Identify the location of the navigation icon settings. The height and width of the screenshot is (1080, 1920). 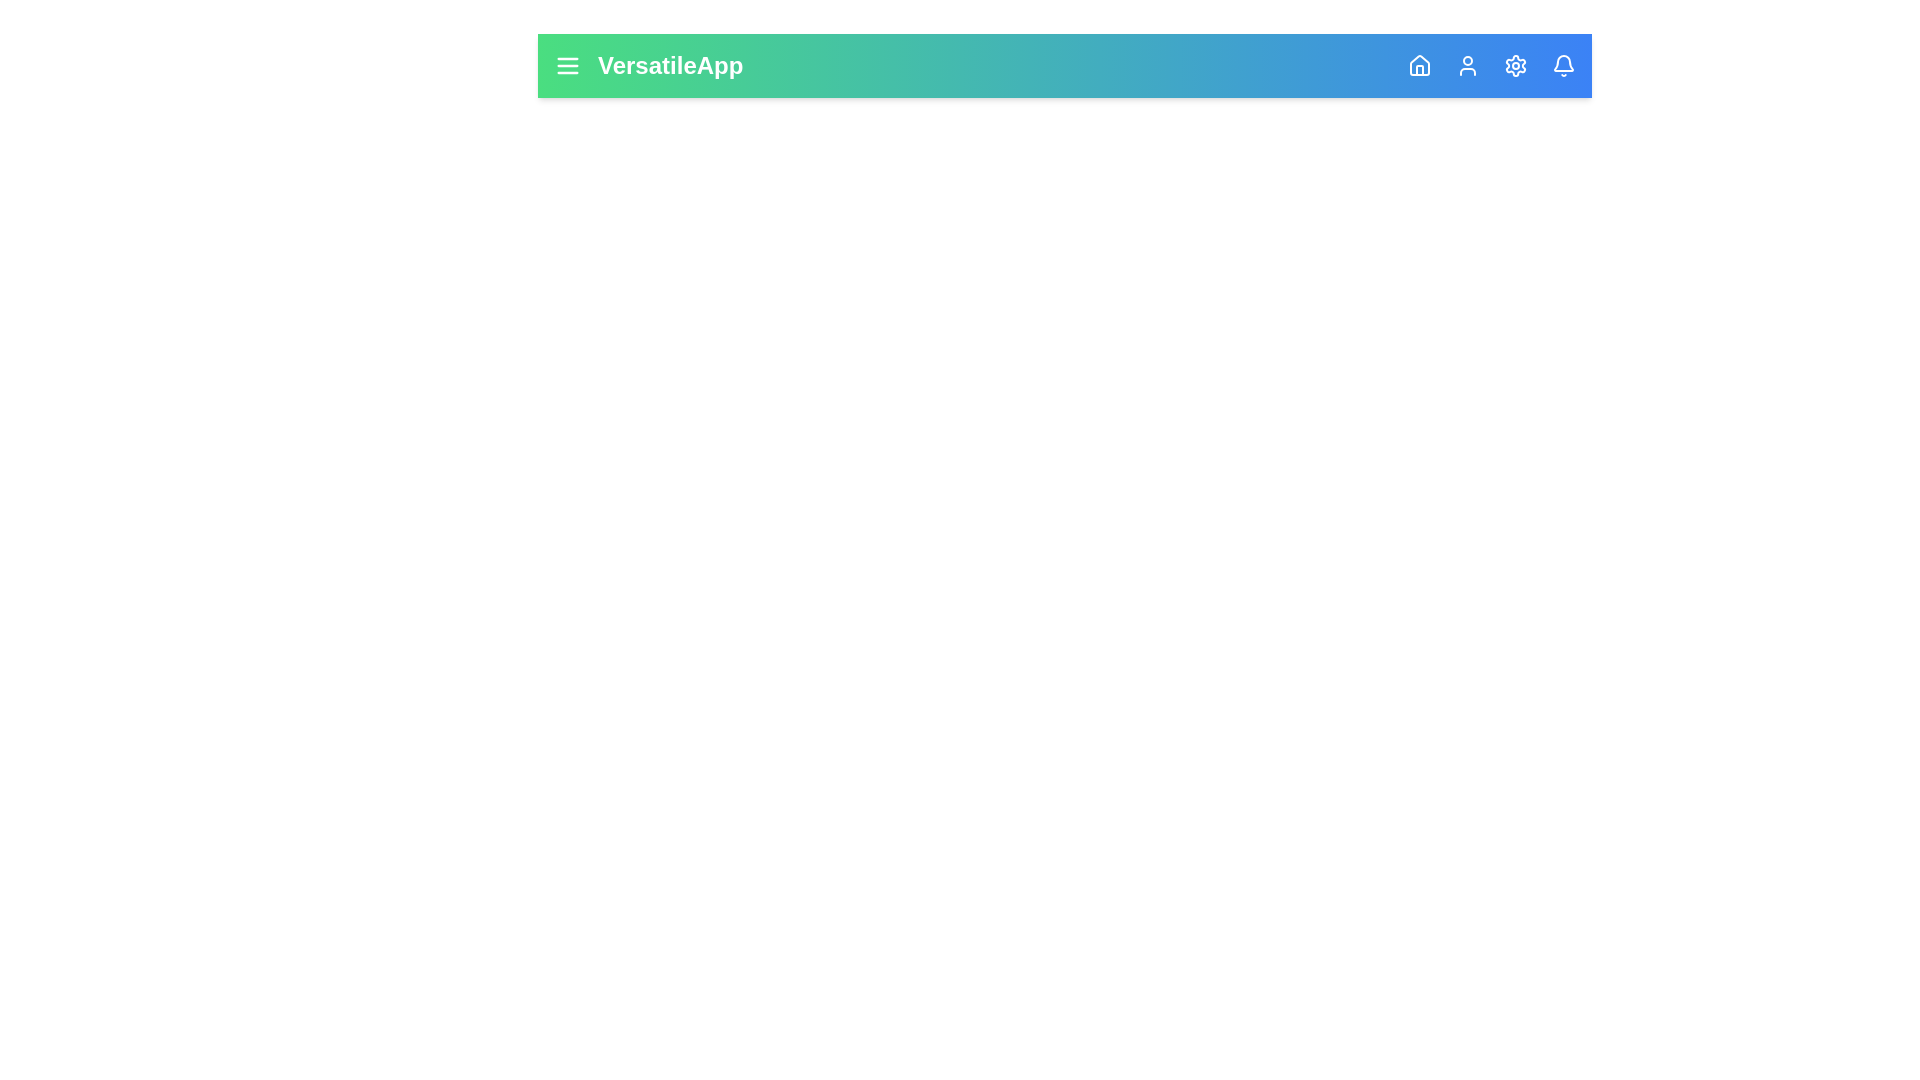
(1516, 64).